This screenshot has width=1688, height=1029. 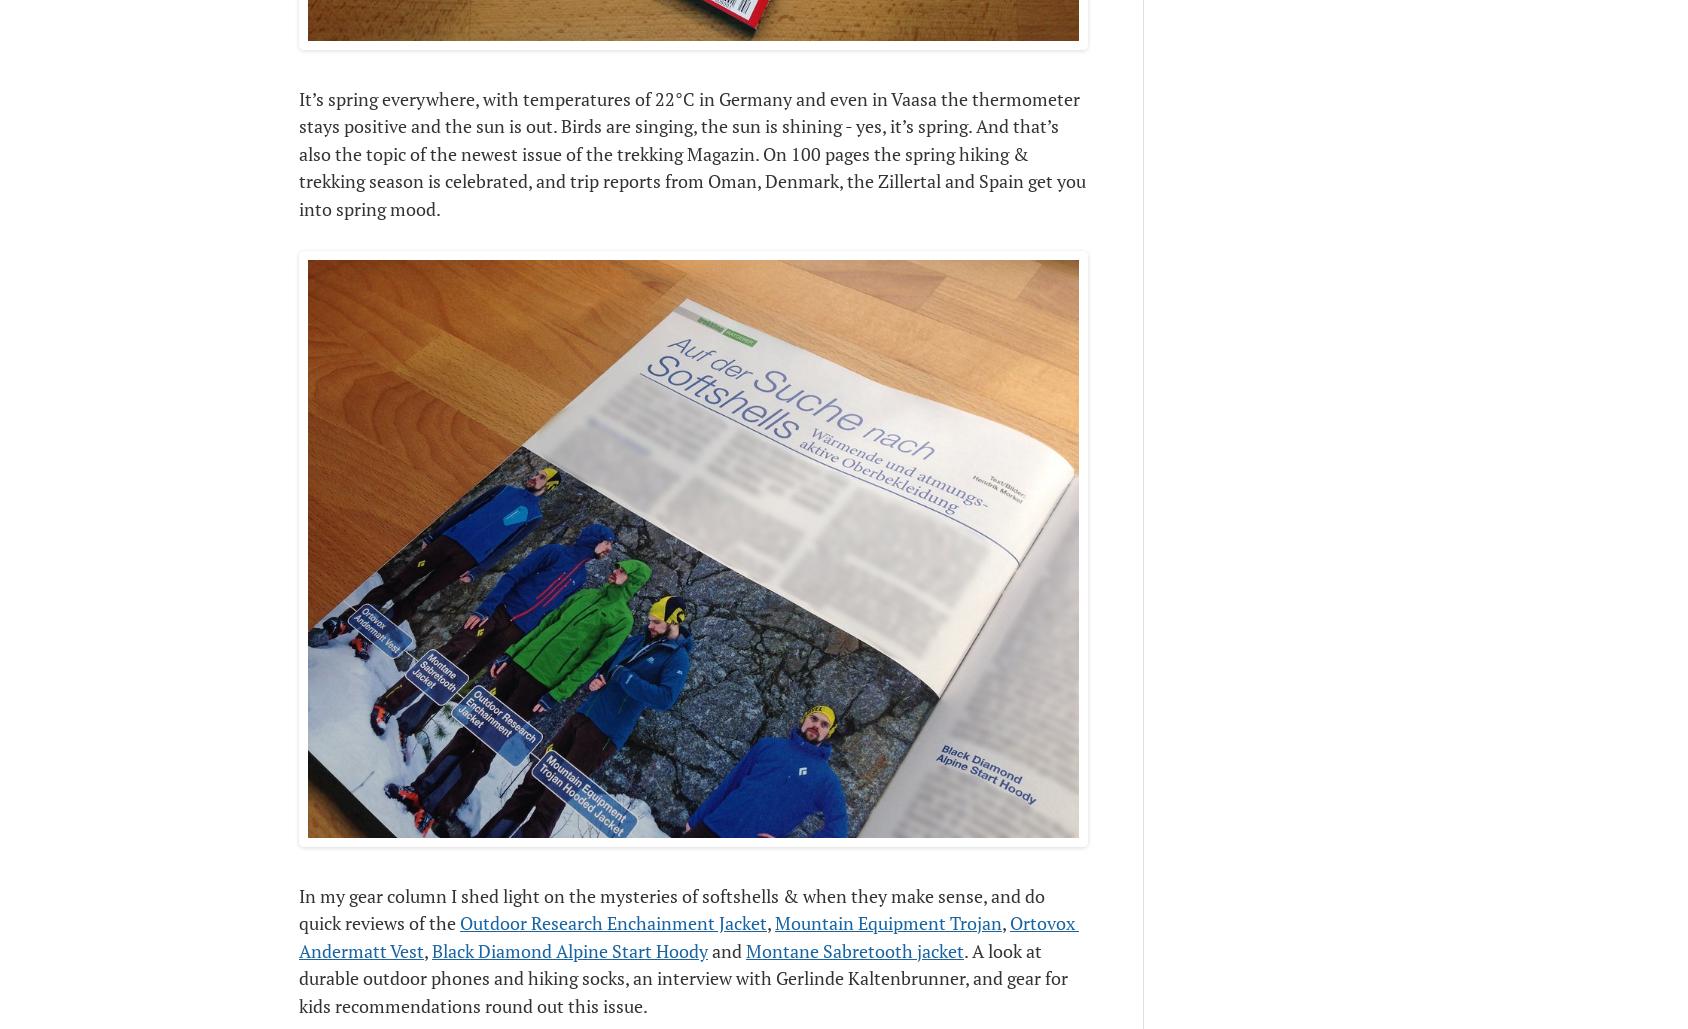 What do you see at coordinates (706, 949) in the screenshot?
I see `'and'` at bounding box center [706, 949].